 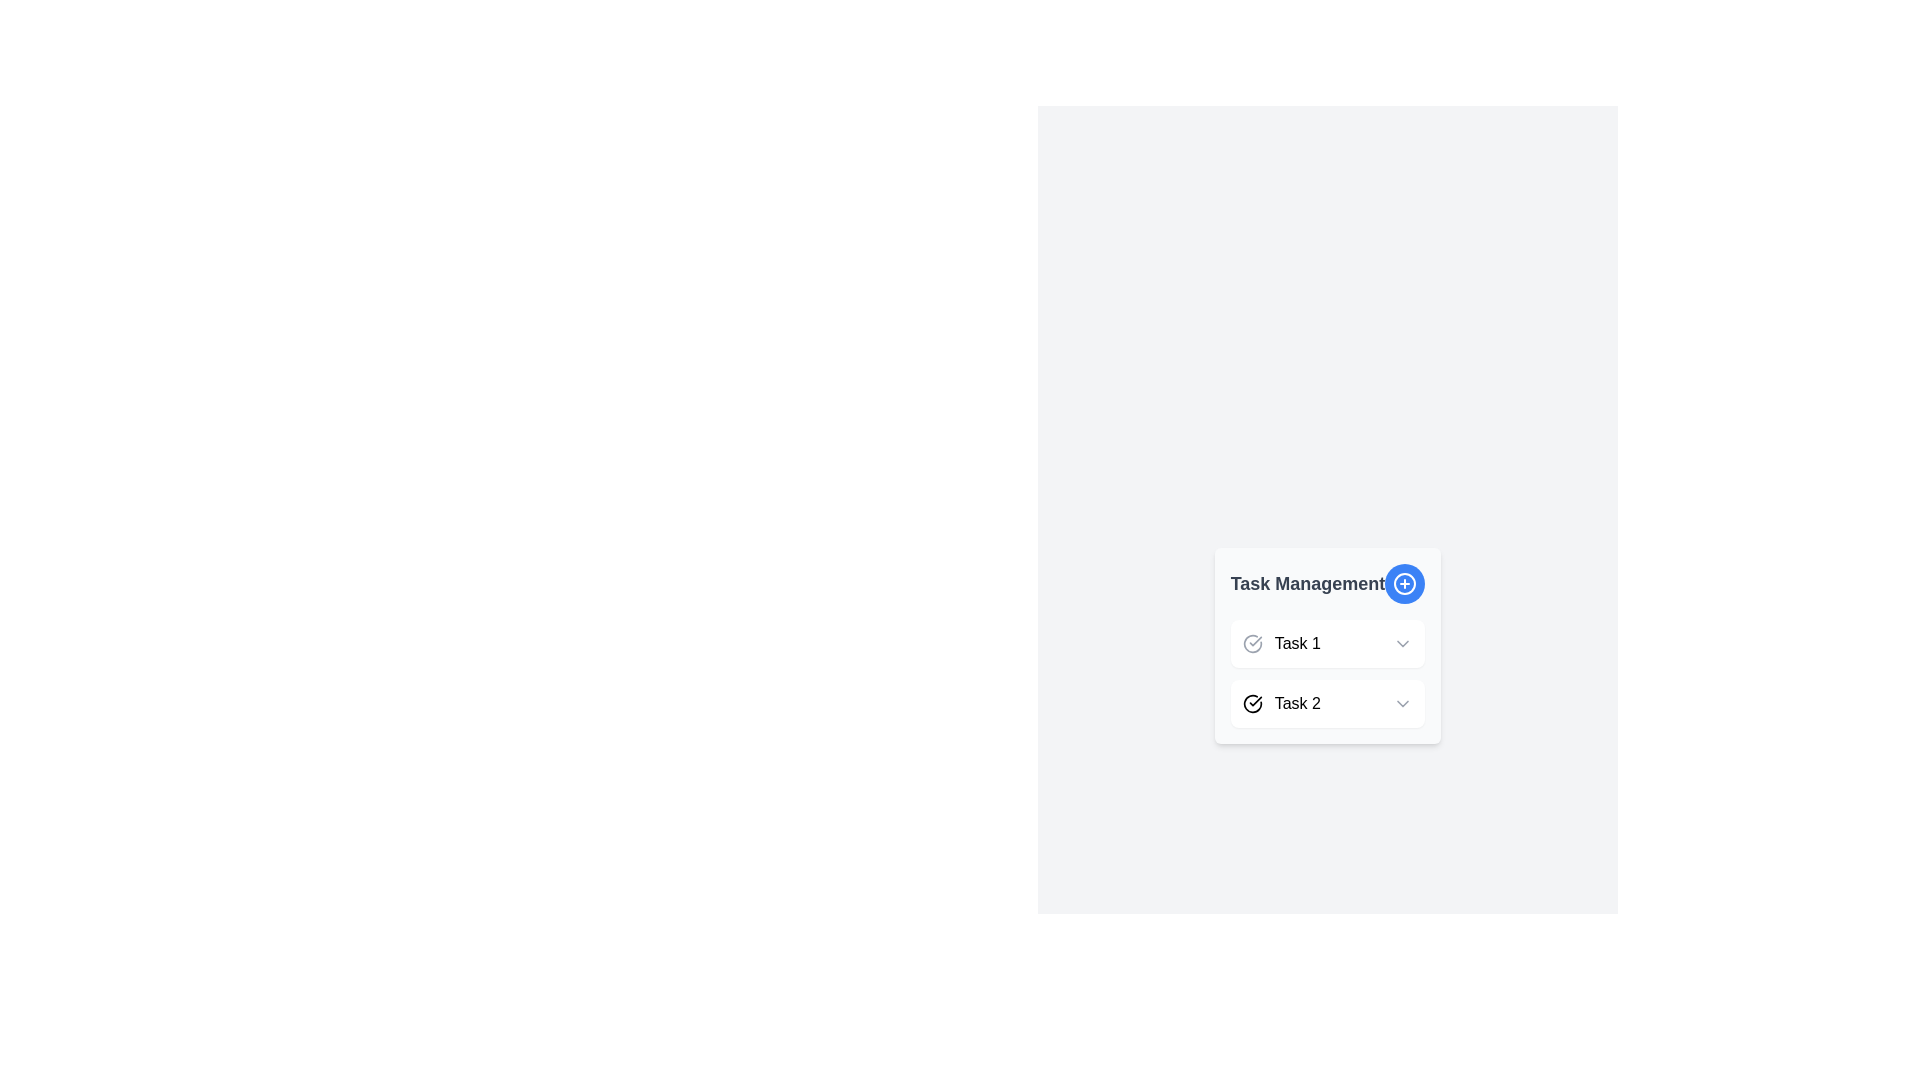 I want to click on the small downward-facing chevron icon located to the far right of the 'Task 2' text label, so click(x=1402, y=703).